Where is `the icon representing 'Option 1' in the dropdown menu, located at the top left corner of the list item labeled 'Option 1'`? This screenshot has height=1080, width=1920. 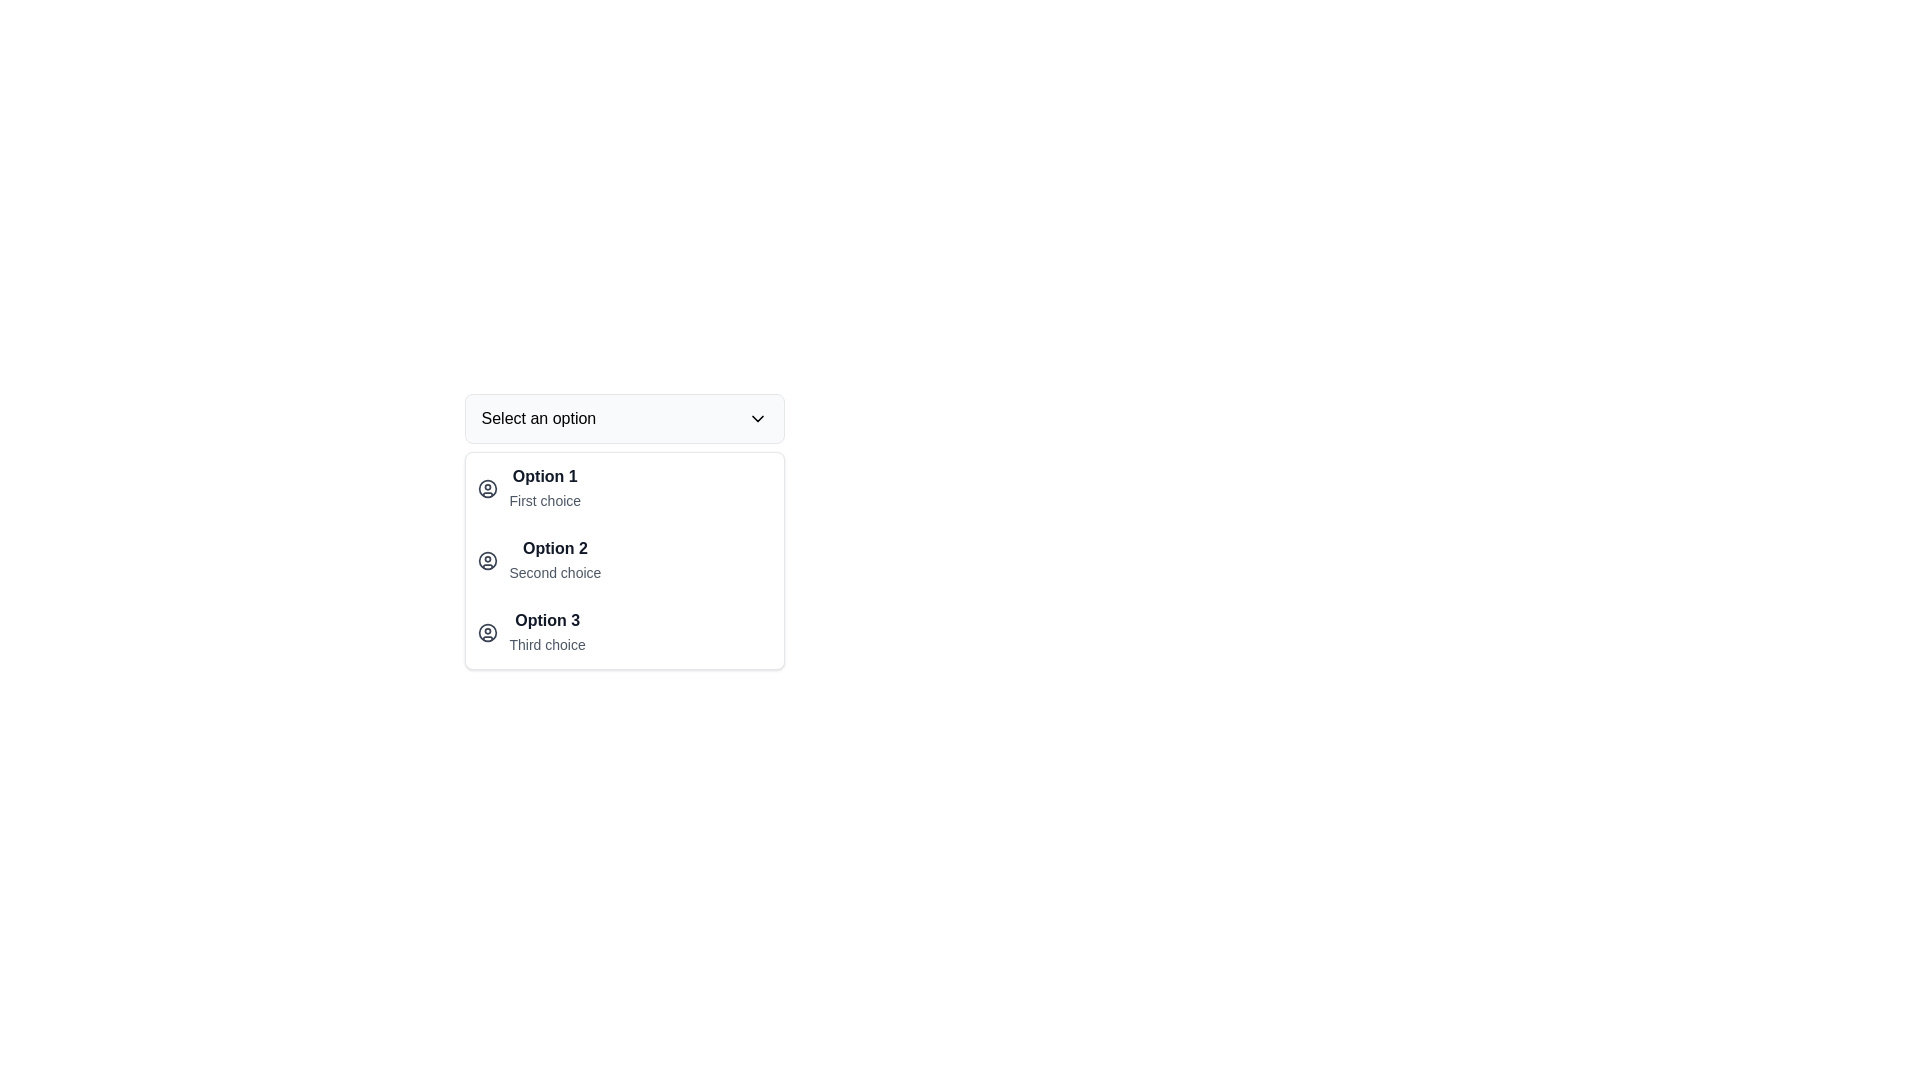 the icon representing 'Option 1' in the dropdown menu, located at the top left corner of the list item labeled 'Option 1' is located at coordinates (487, 489).